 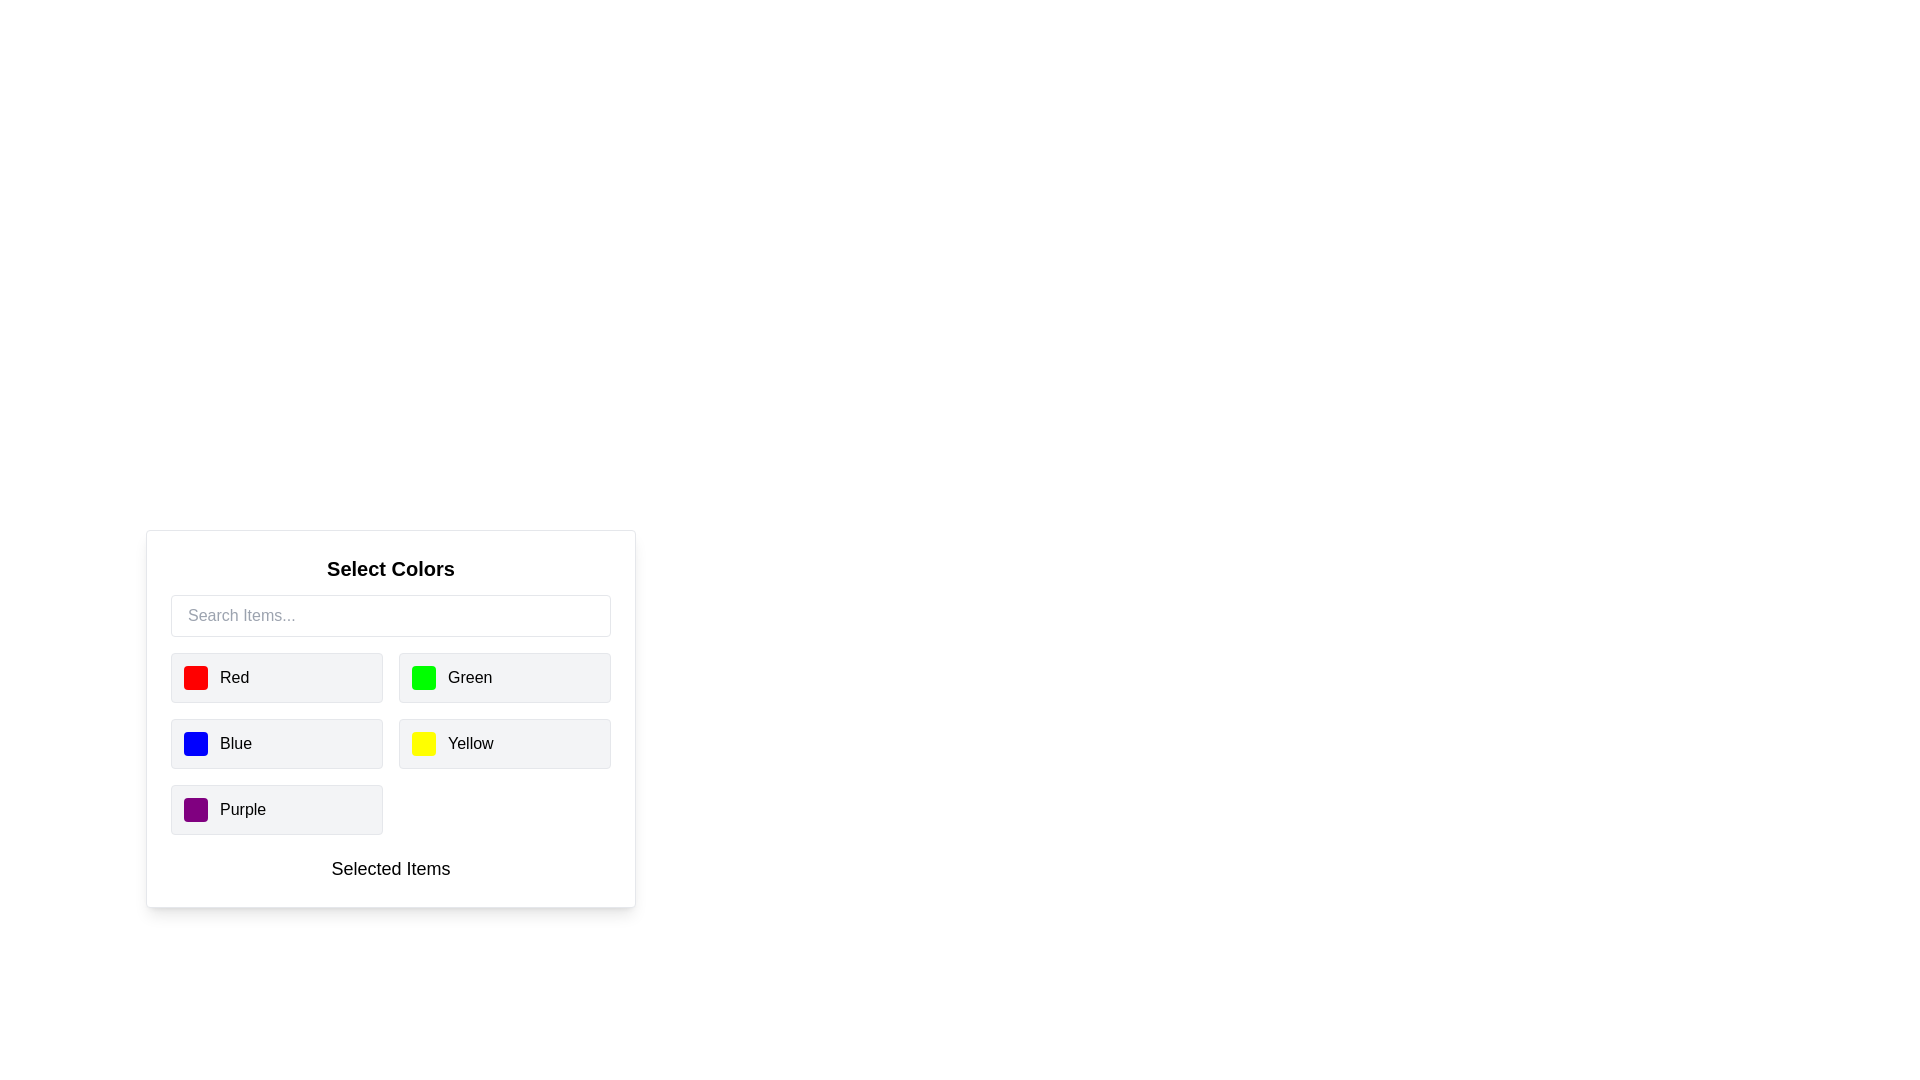 I want to click on the second selectable list item representing the color green, so click(x=450, y=677).